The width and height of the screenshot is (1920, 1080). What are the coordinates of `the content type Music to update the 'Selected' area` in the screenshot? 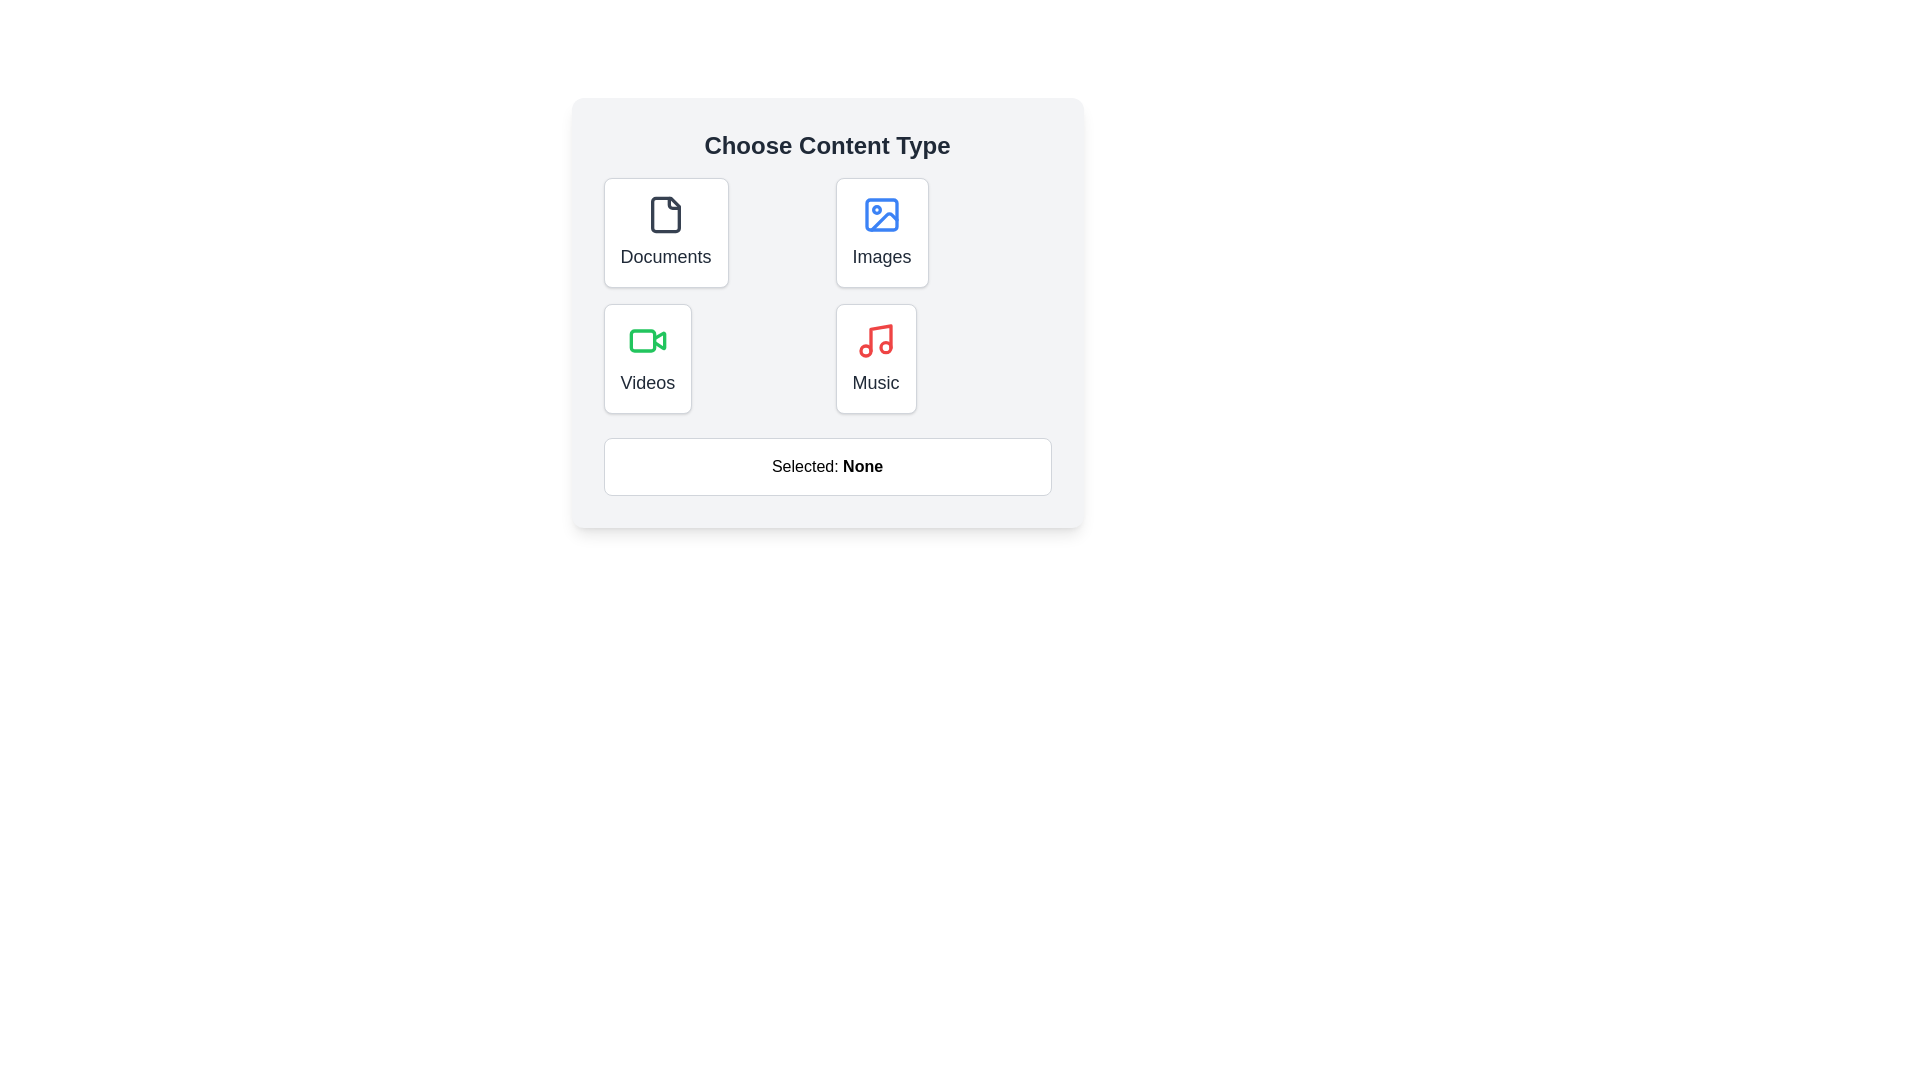 It's located at (876, 357).